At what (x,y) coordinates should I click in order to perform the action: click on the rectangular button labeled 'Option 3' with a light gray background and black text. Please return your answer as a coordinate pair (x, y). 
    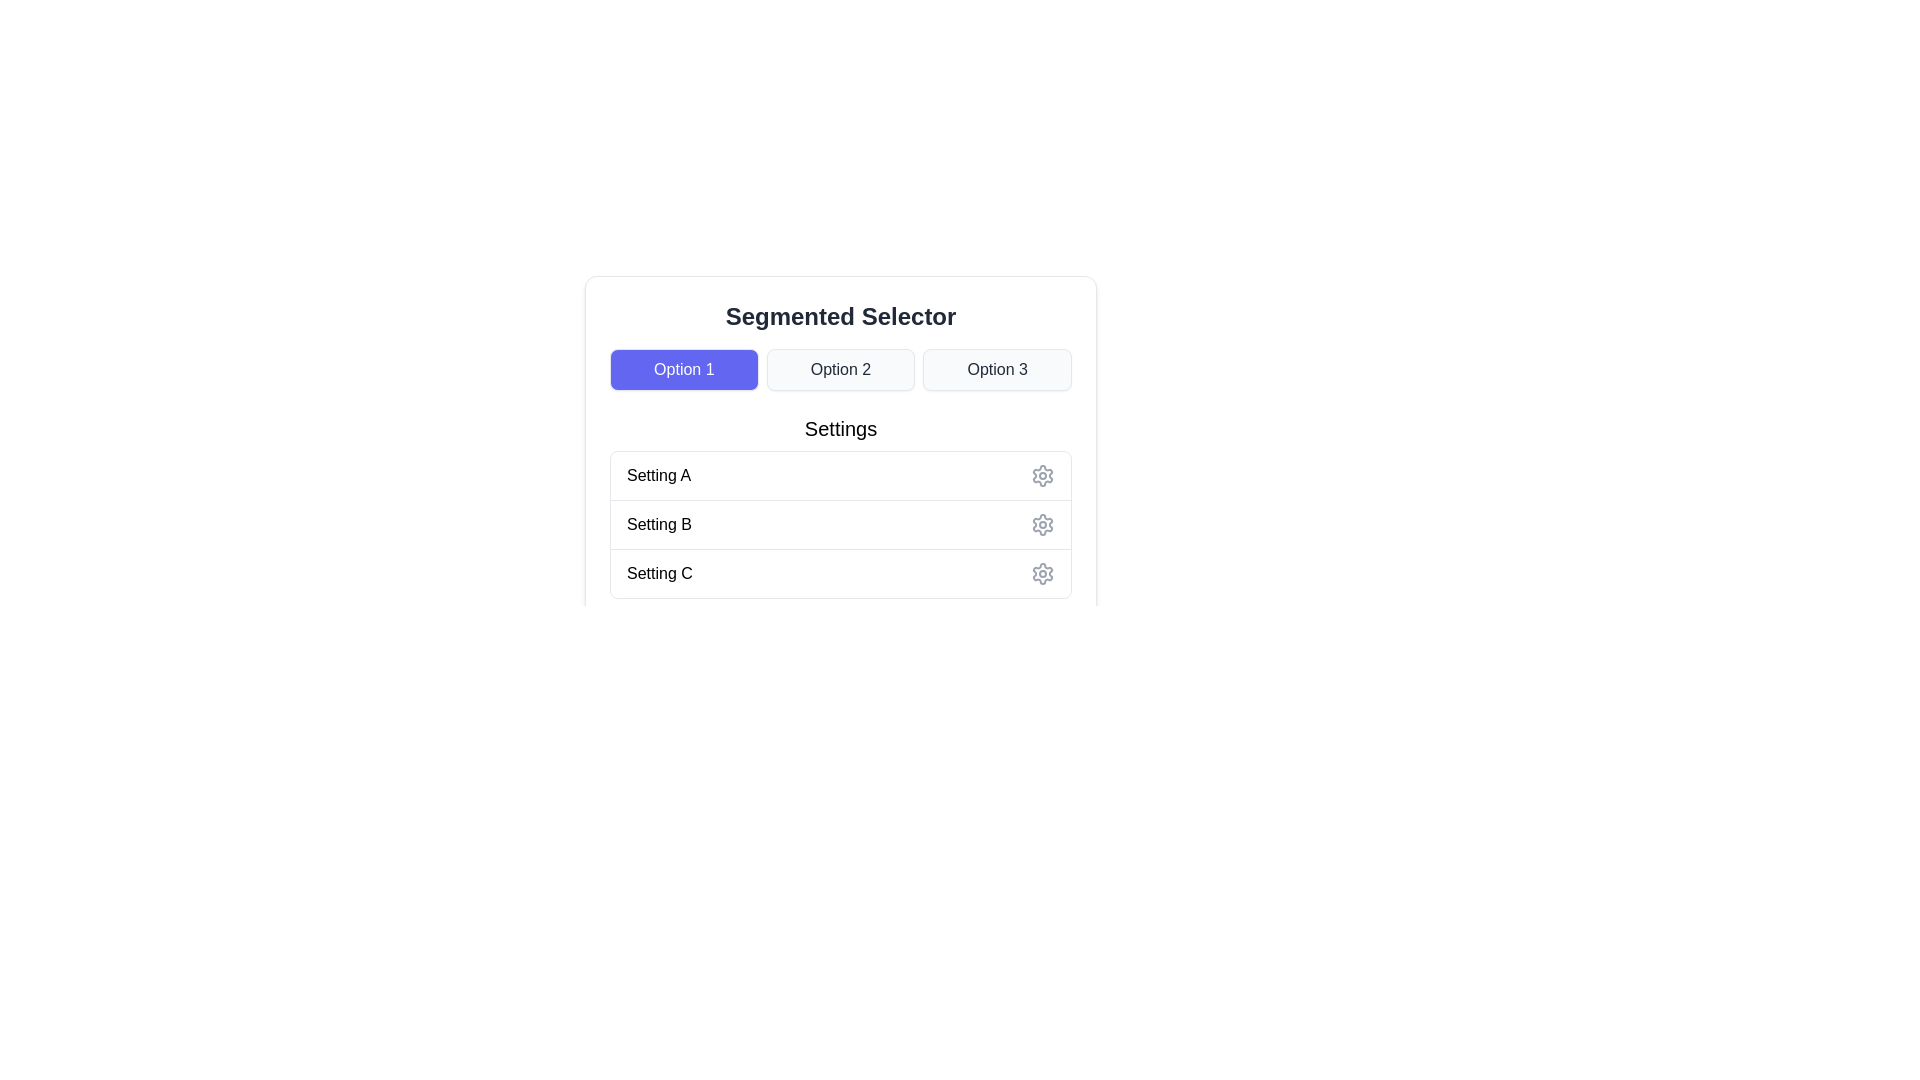
    Looking at the image, I should click on (997, 370).